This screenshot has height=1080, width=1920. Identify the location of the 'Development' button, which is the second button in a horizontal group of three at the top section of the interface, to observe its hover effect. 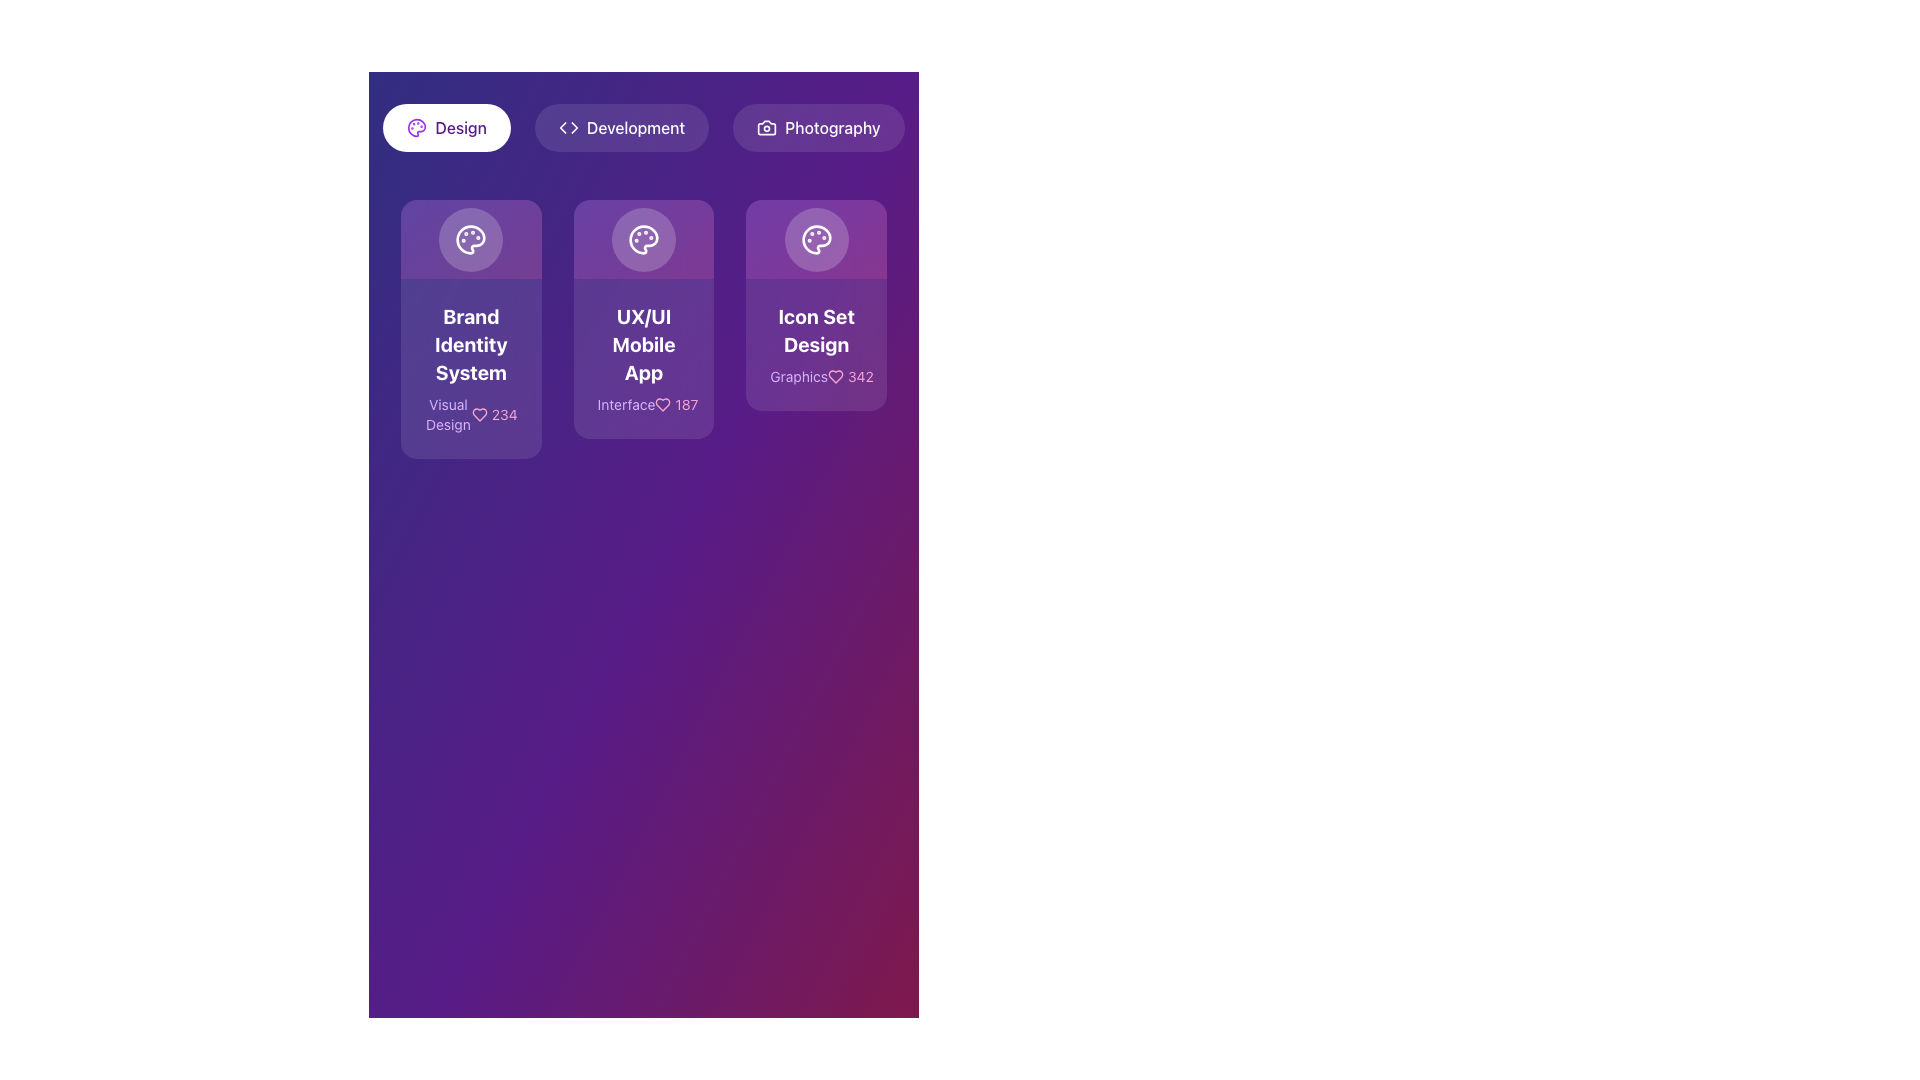
(621, 127).